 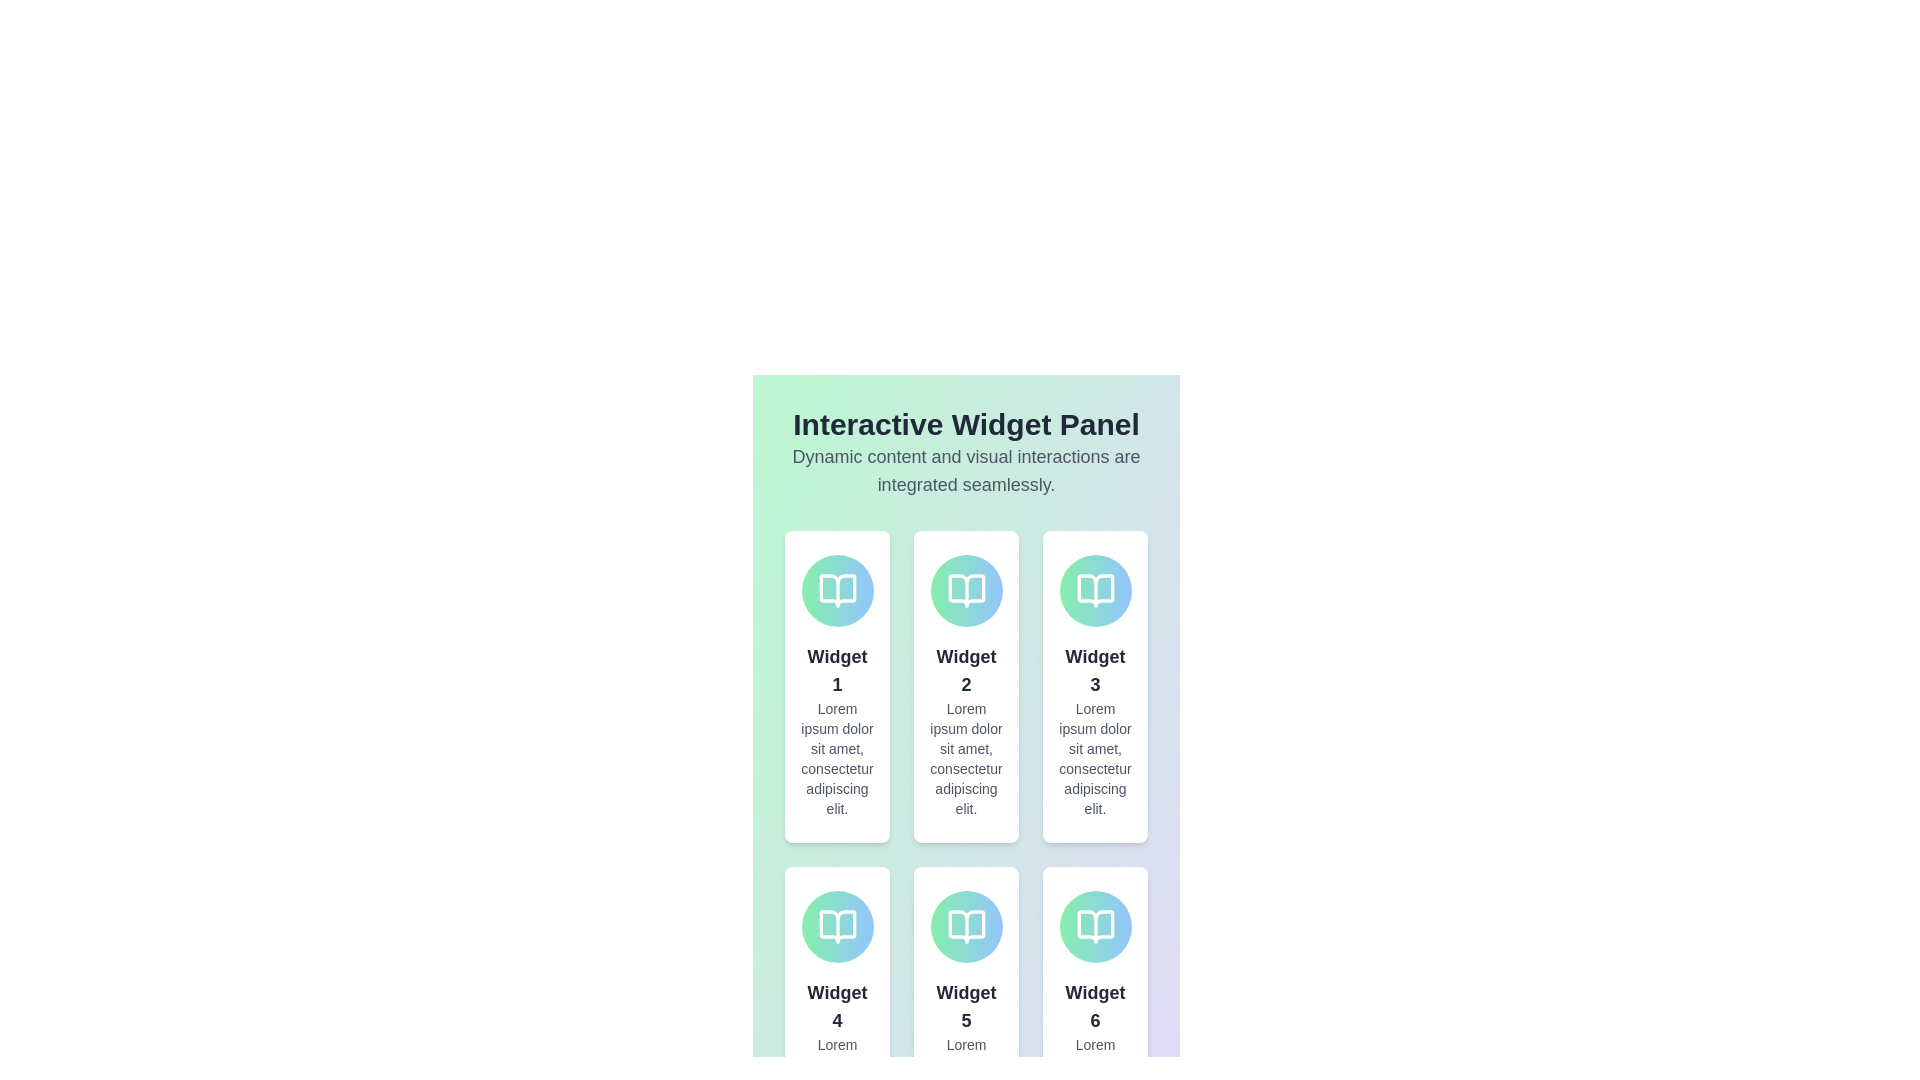 I want to click on the circular icon button with a gradient background transitioning from green to blue, featuring a white open book SVG icon, located in the top right quadrant of 'Widget 3', so click(x=1094, y=589).